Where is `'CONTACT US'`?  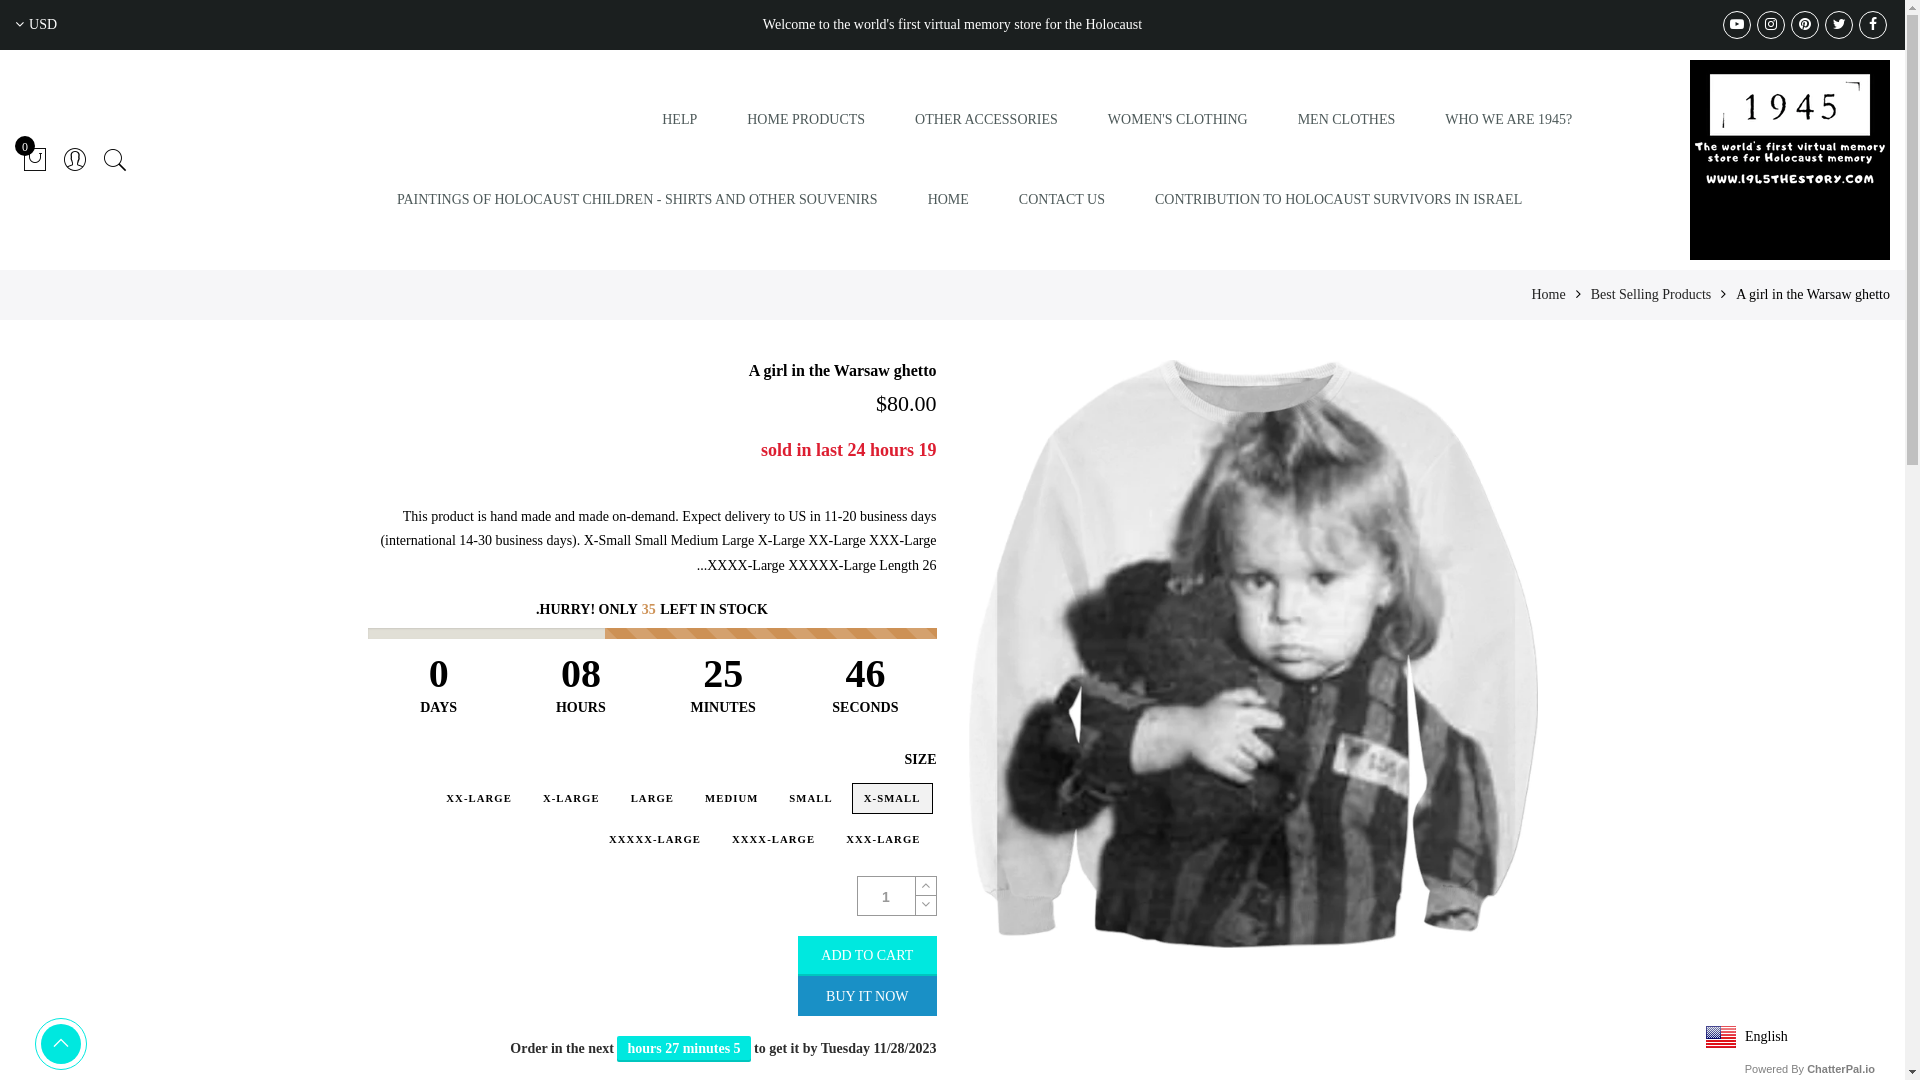 'CONTACT US' is located at coordinates (1060, 199).